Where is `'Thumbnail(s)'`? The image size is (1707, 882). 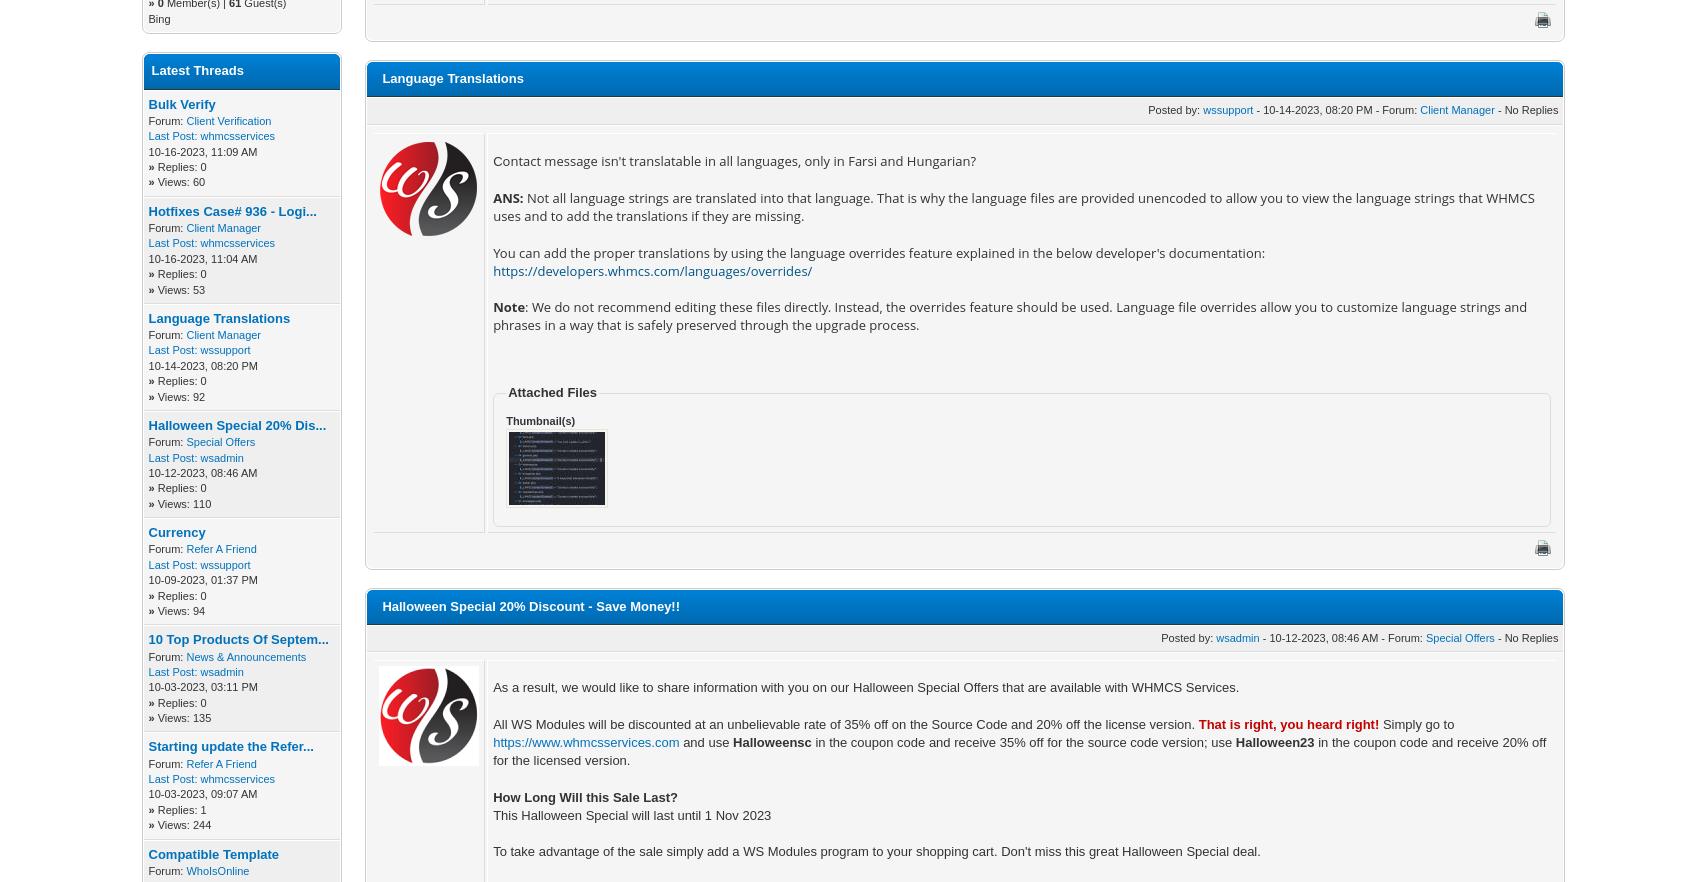
'Thumbnail(s)' is located at coordinates (540, 419).